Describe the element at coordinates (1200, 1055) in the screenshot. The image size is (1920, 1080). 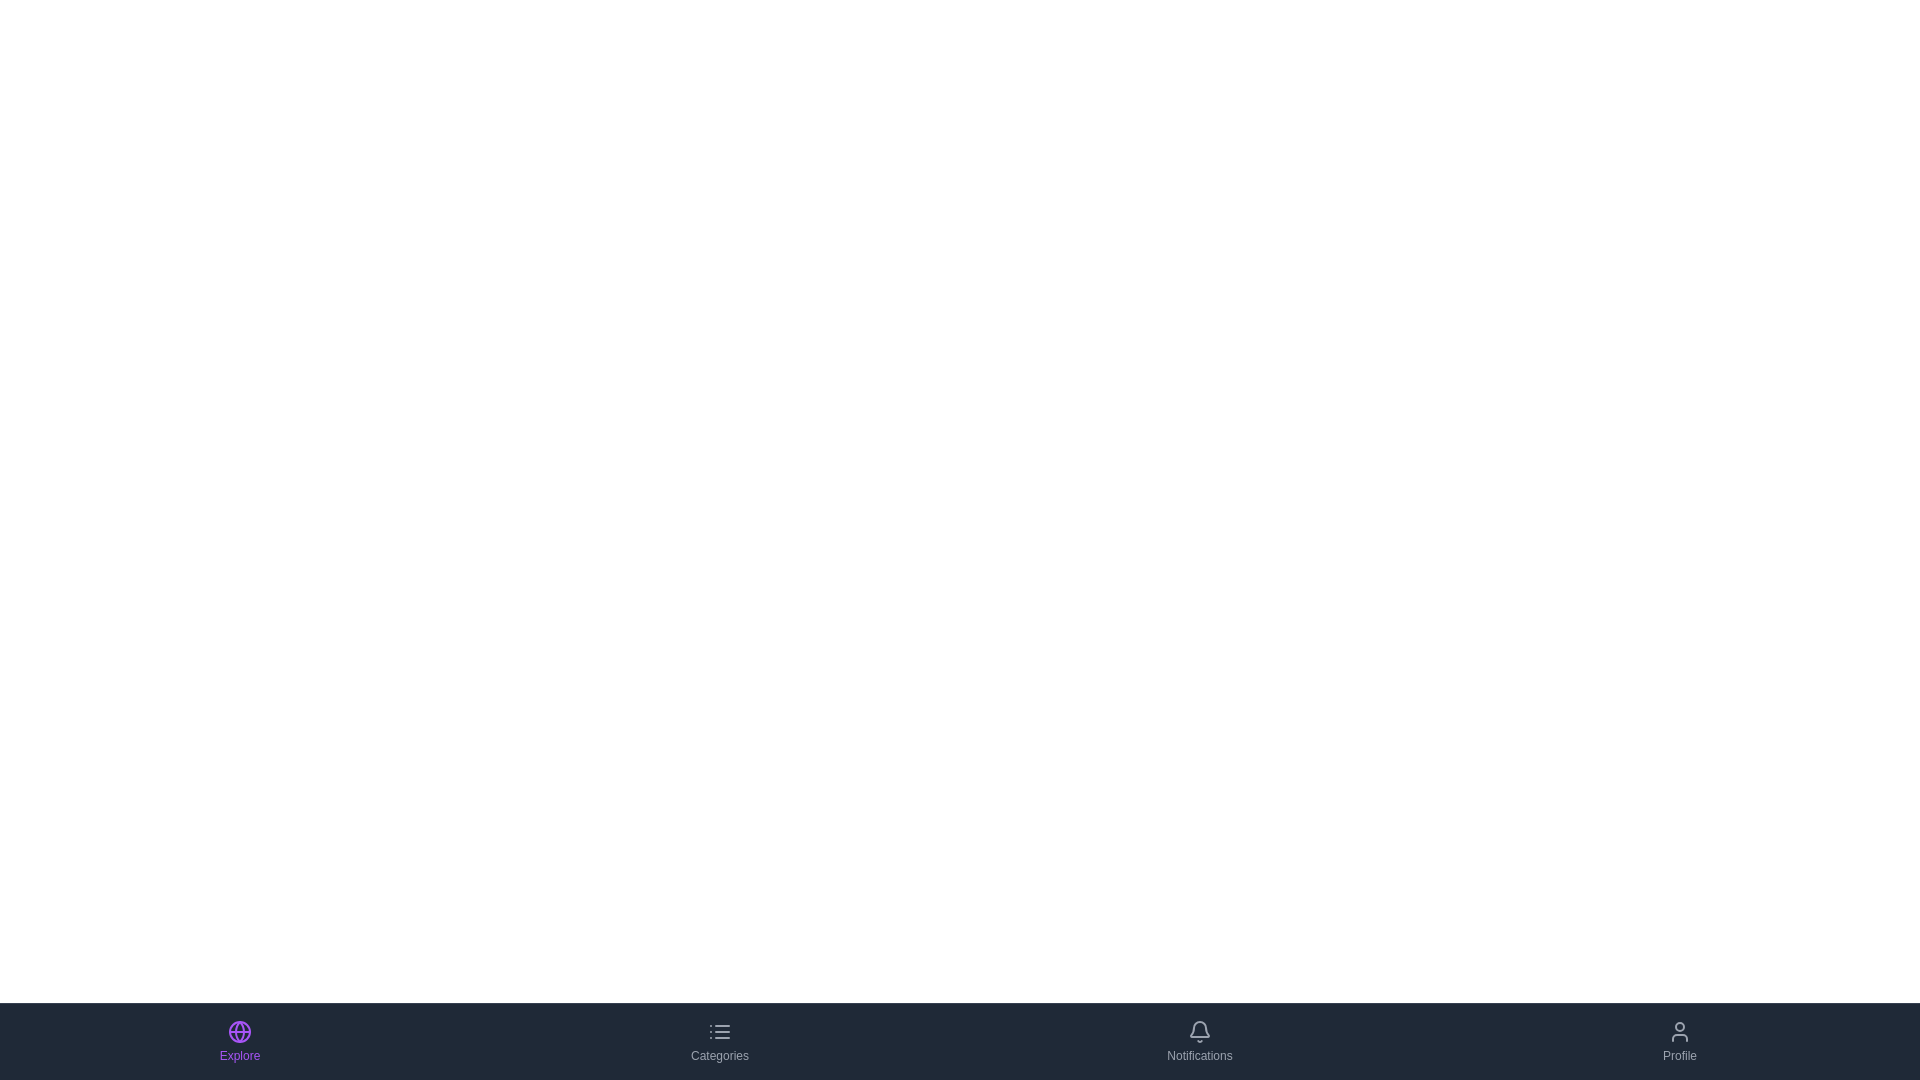
I see `the 'Notifications' text label located below the bell icon in the bottom center-right of the interface` at that location.